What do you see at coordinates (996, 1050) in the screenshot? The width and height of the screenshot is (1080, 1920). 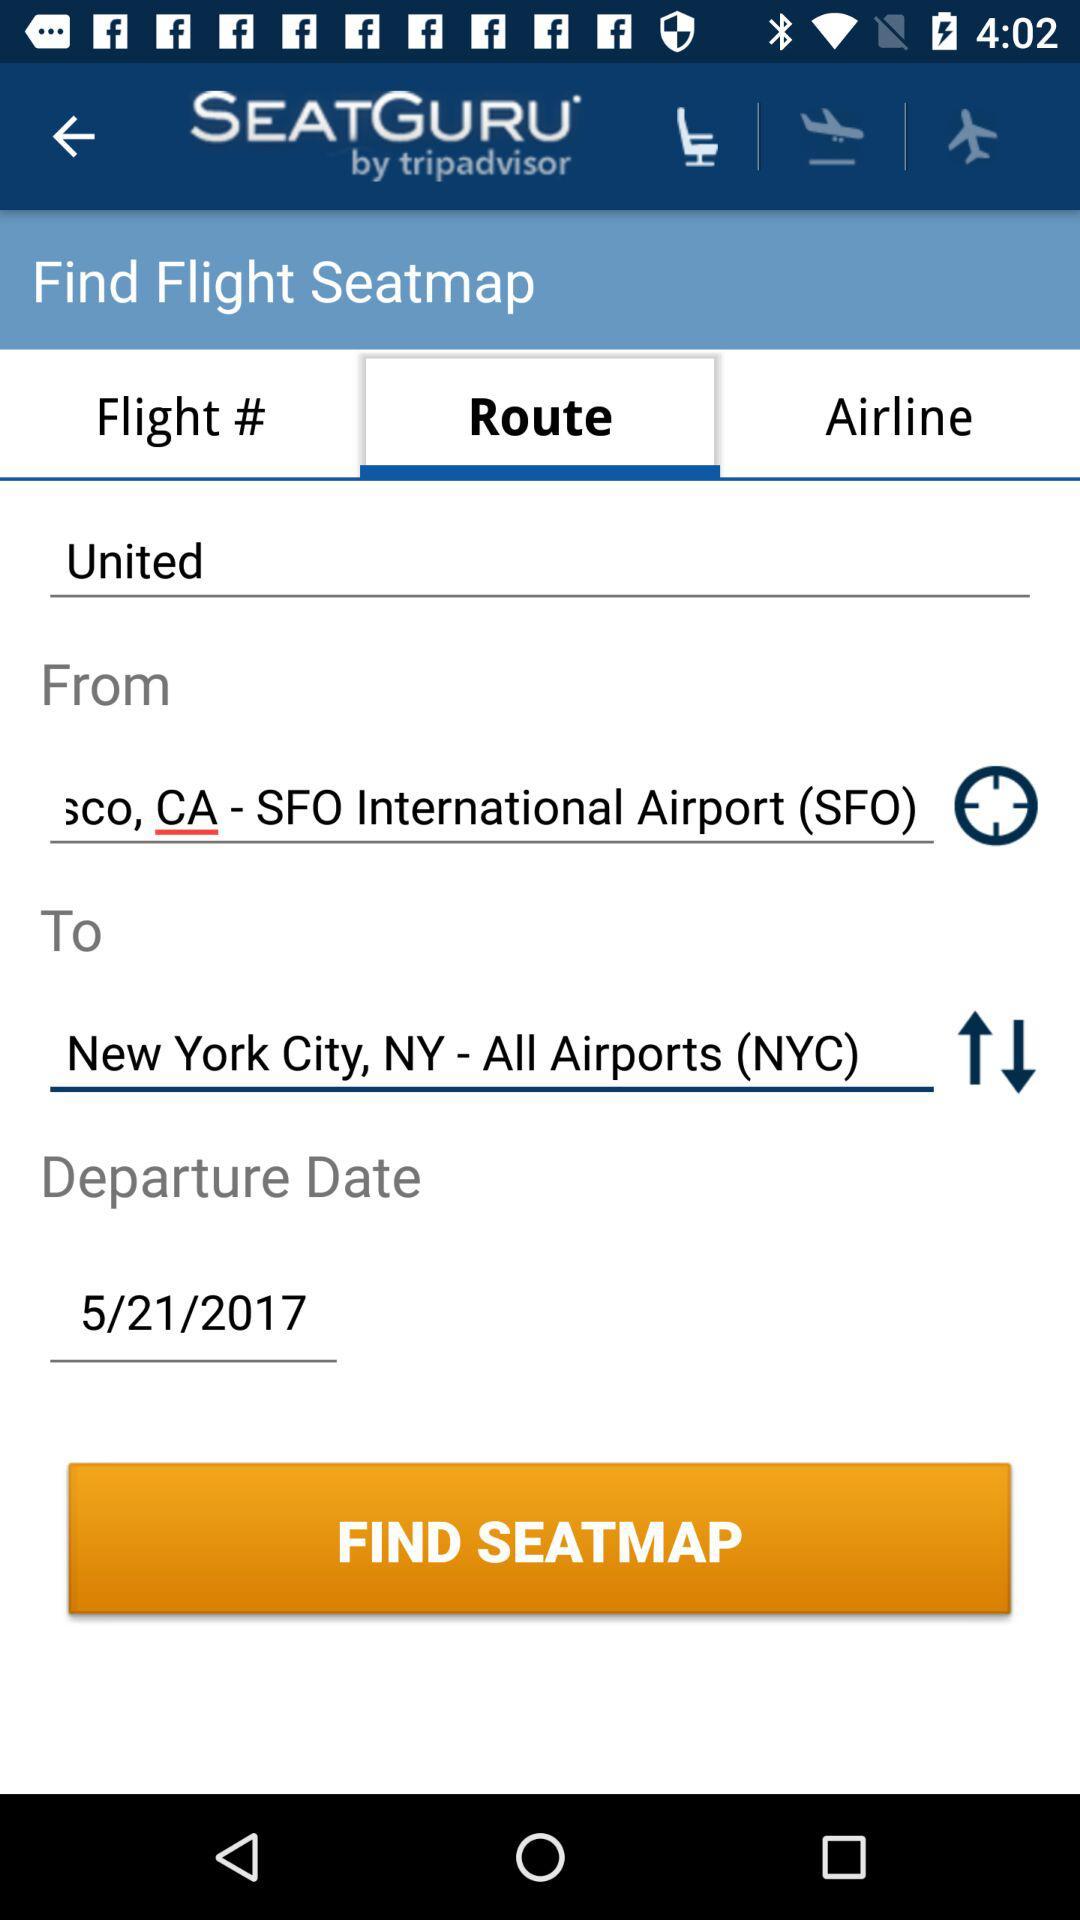 I see `change to from` at bounding box center [996, 1050].